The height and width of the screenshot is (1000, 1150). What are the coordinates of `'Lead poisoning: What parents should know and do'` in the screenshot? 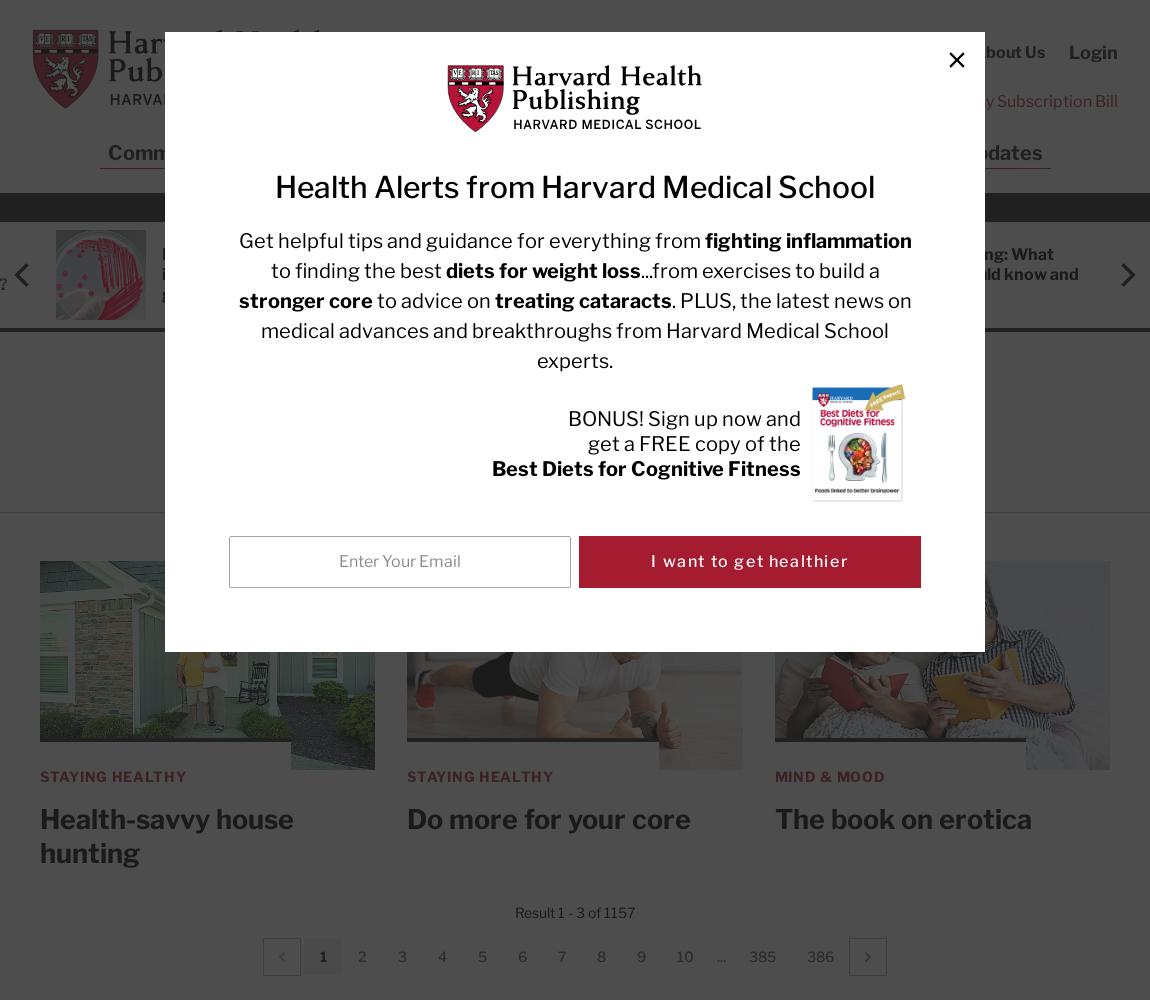 It's located at (983, 274).